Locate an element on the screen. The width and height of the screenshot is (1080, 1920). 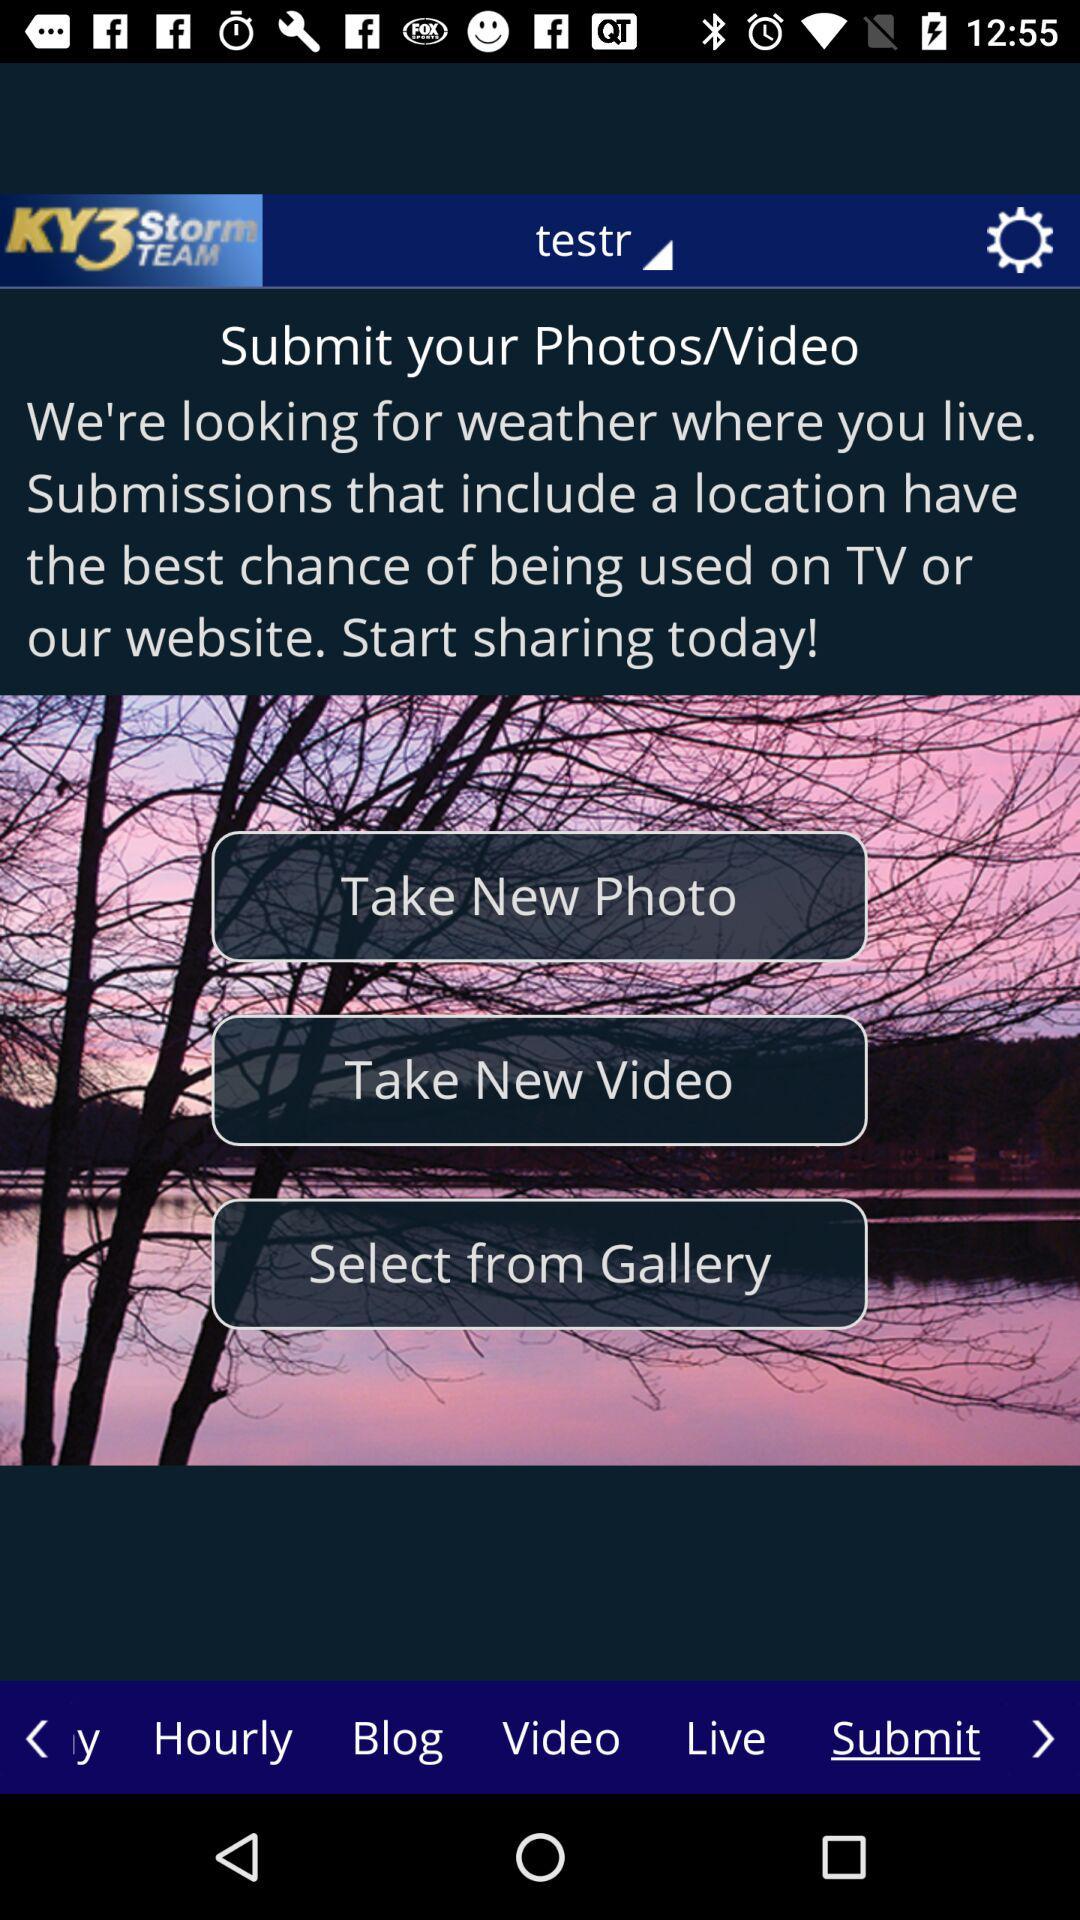
submit at right corner of the bottom page is located at coordinates (906, 1737).